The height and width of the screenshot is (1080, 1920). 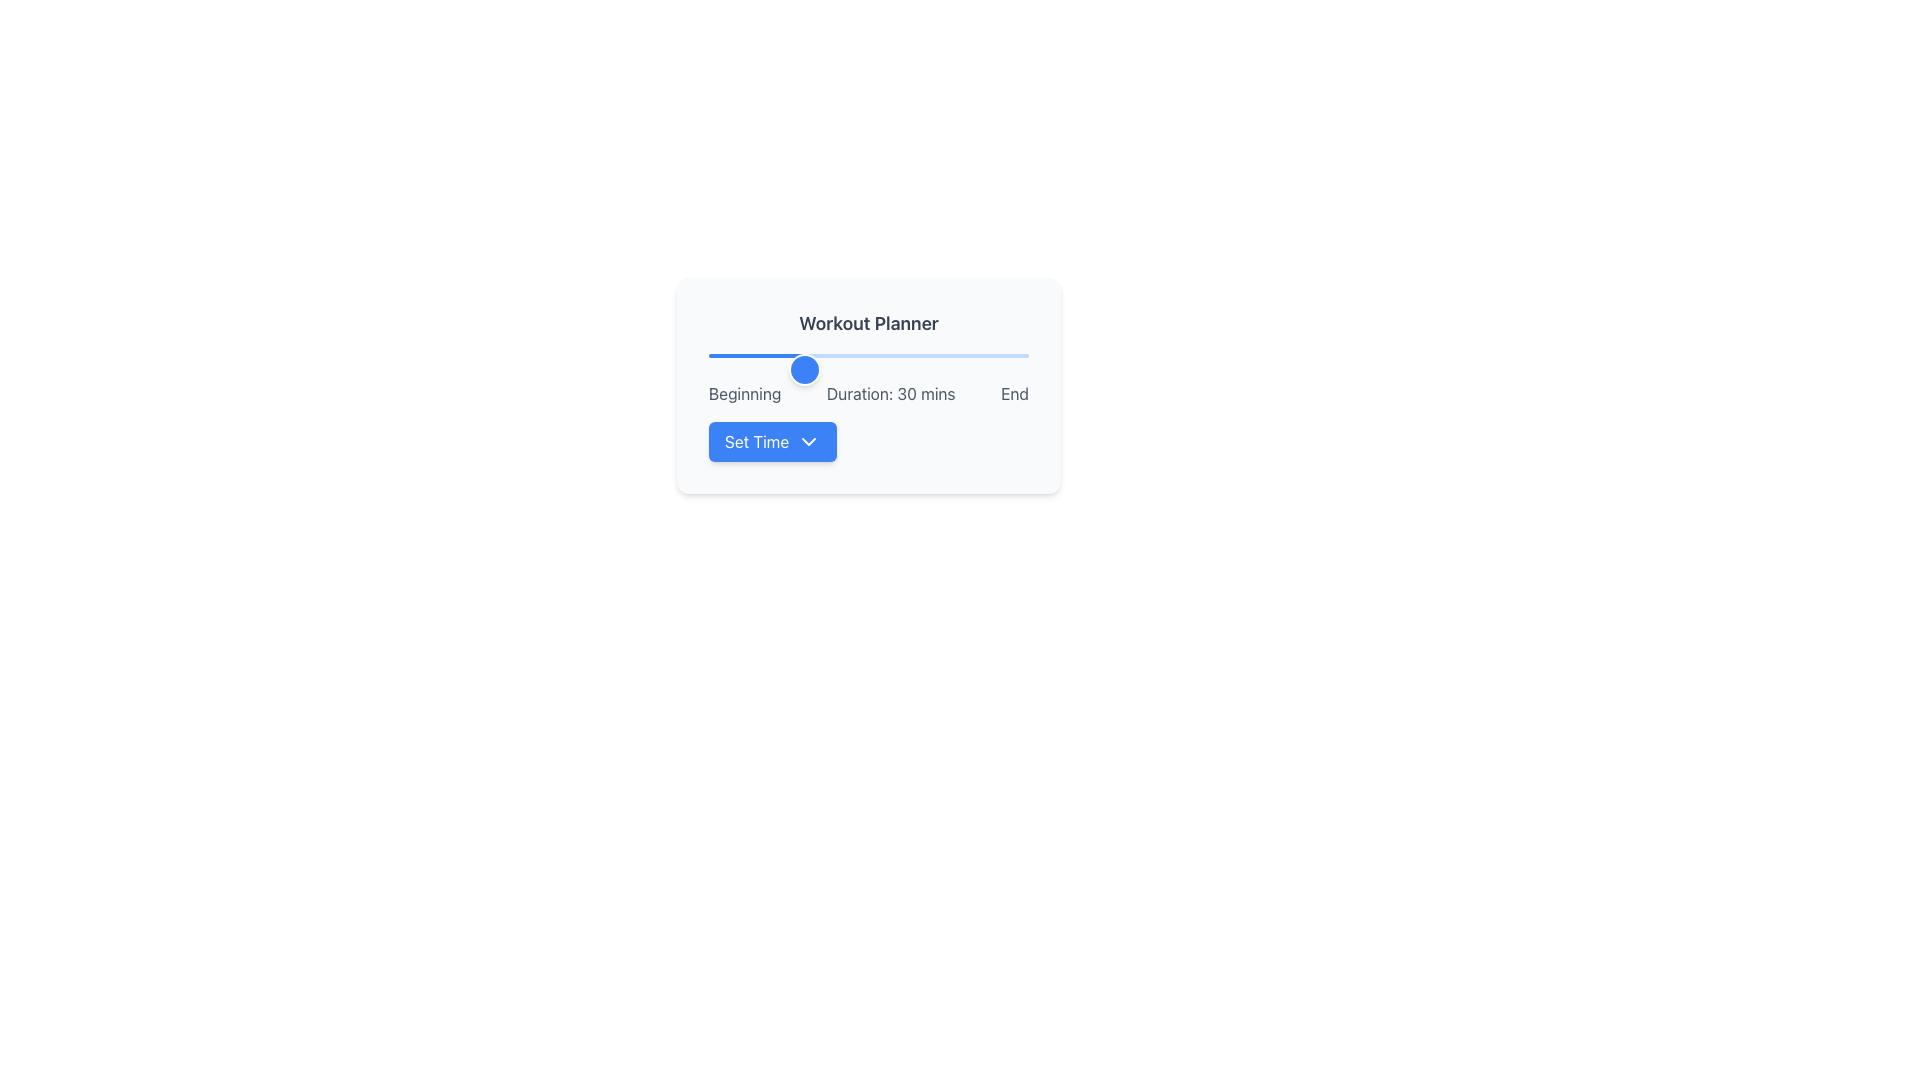 I want to click on the chevron-down icon with a blue background and white strokes, which is located immediately to the right of the 'Set Time' button, so click(x=809, y=441).